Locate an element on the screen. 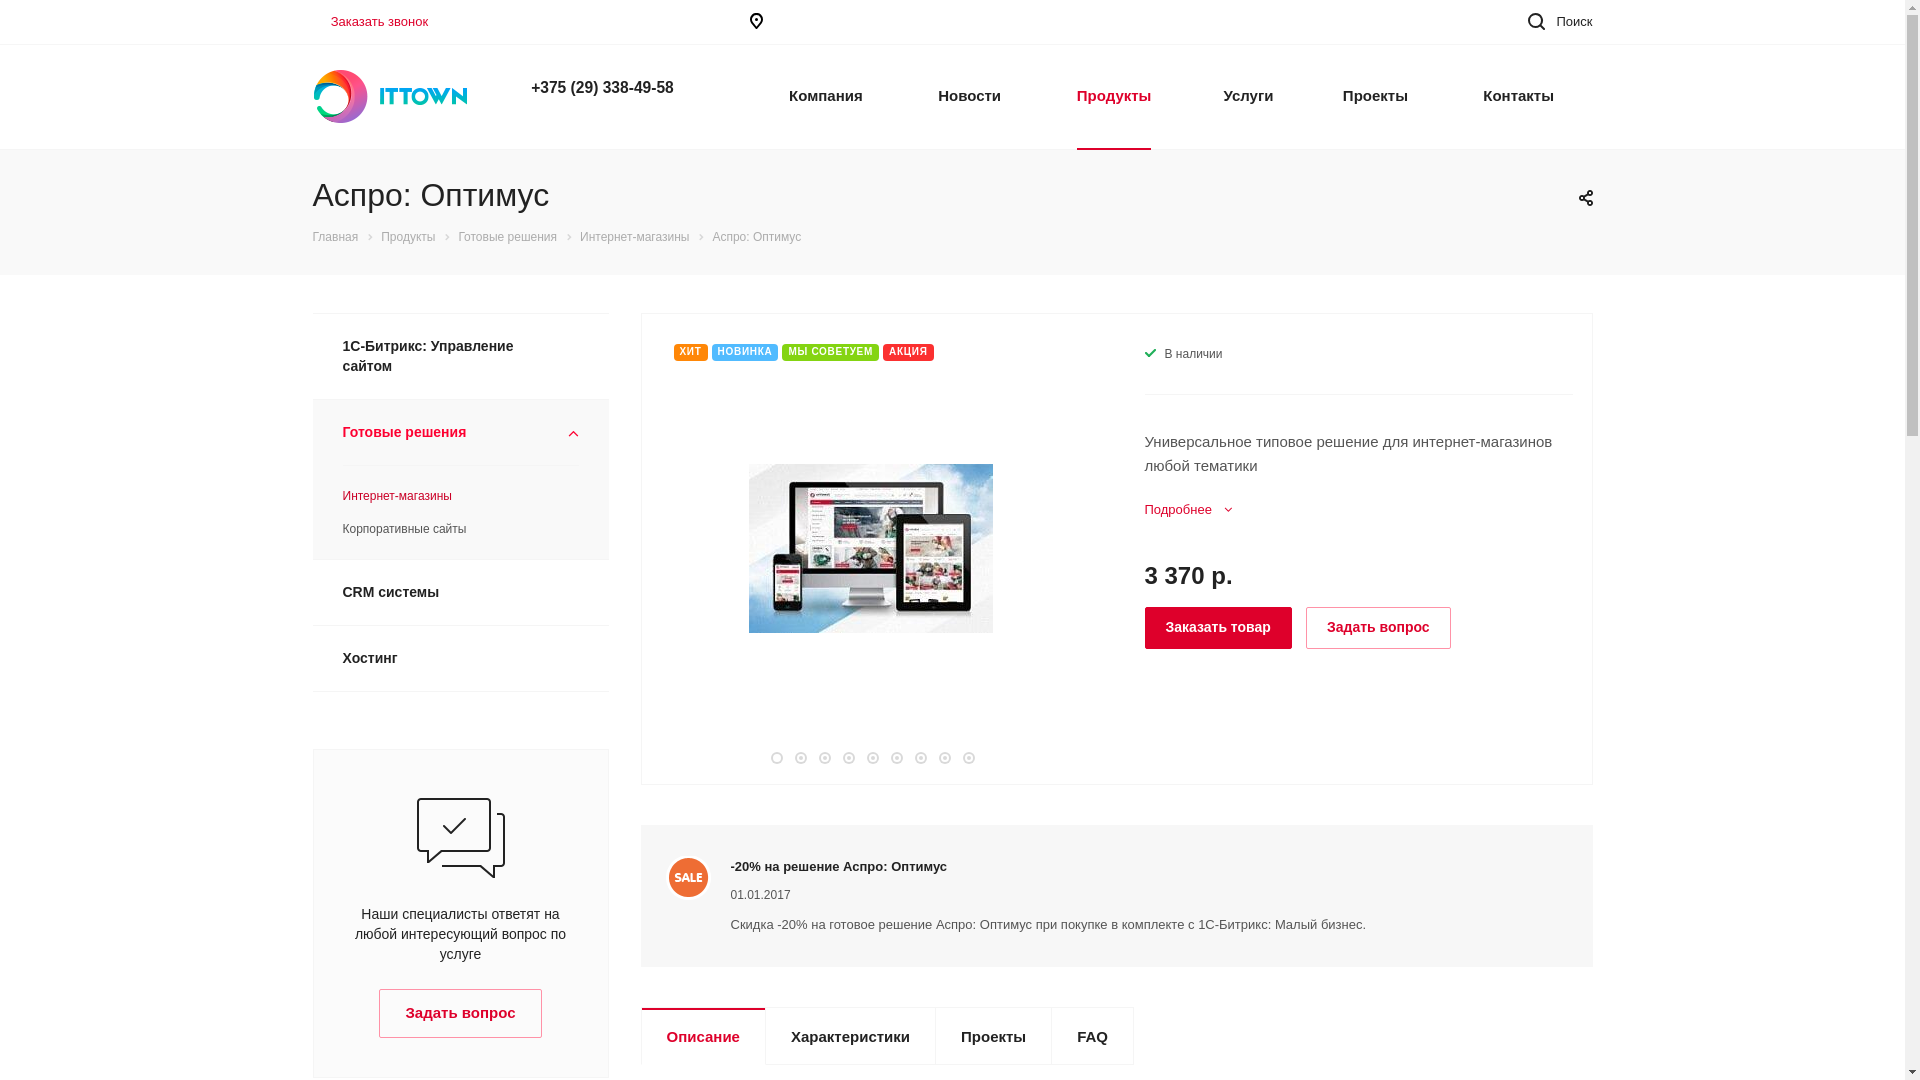 The image size is (1920, 1080). 'FAQ' is located at coordinates (1050, 1035).